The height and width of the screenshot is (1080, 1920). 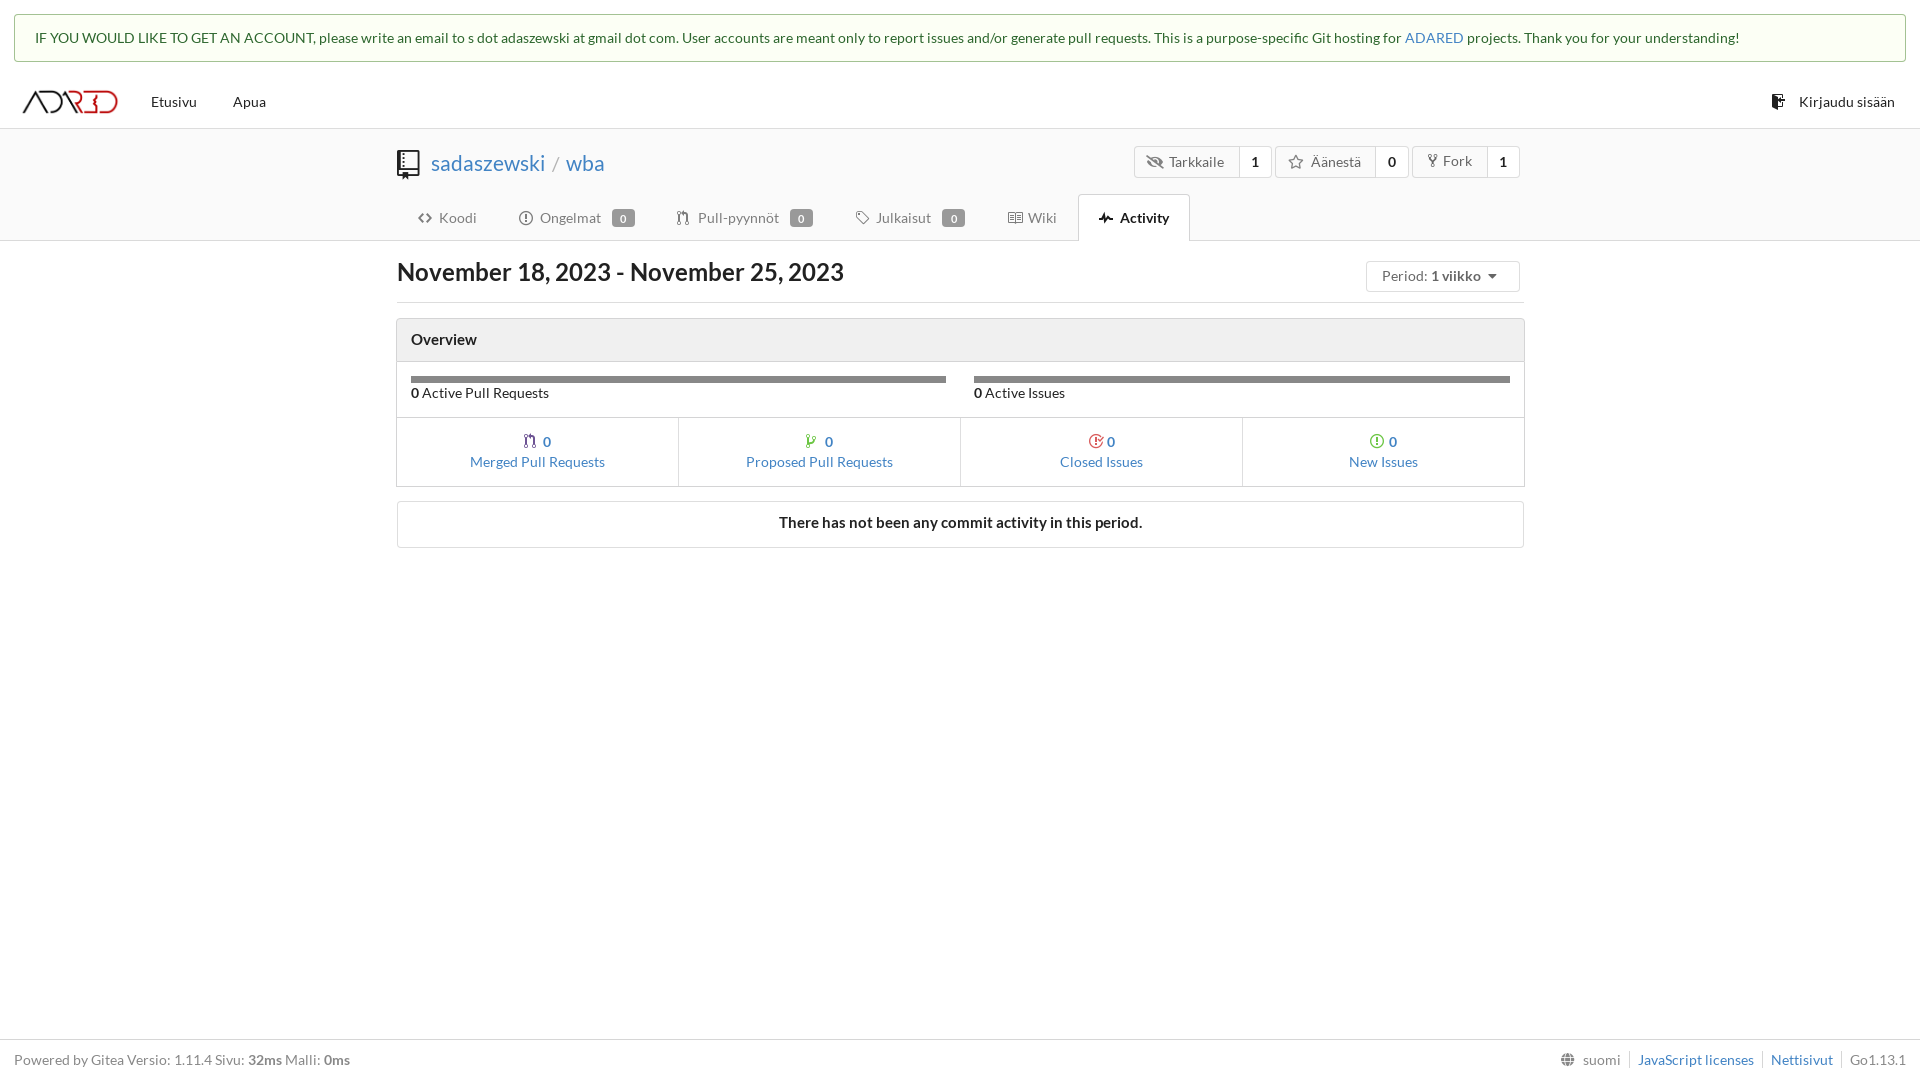 What do you see at coordinates (1186, 161) in the screenshot?
I see `'Tarkkaile'` at bounding box center [1186, 161].